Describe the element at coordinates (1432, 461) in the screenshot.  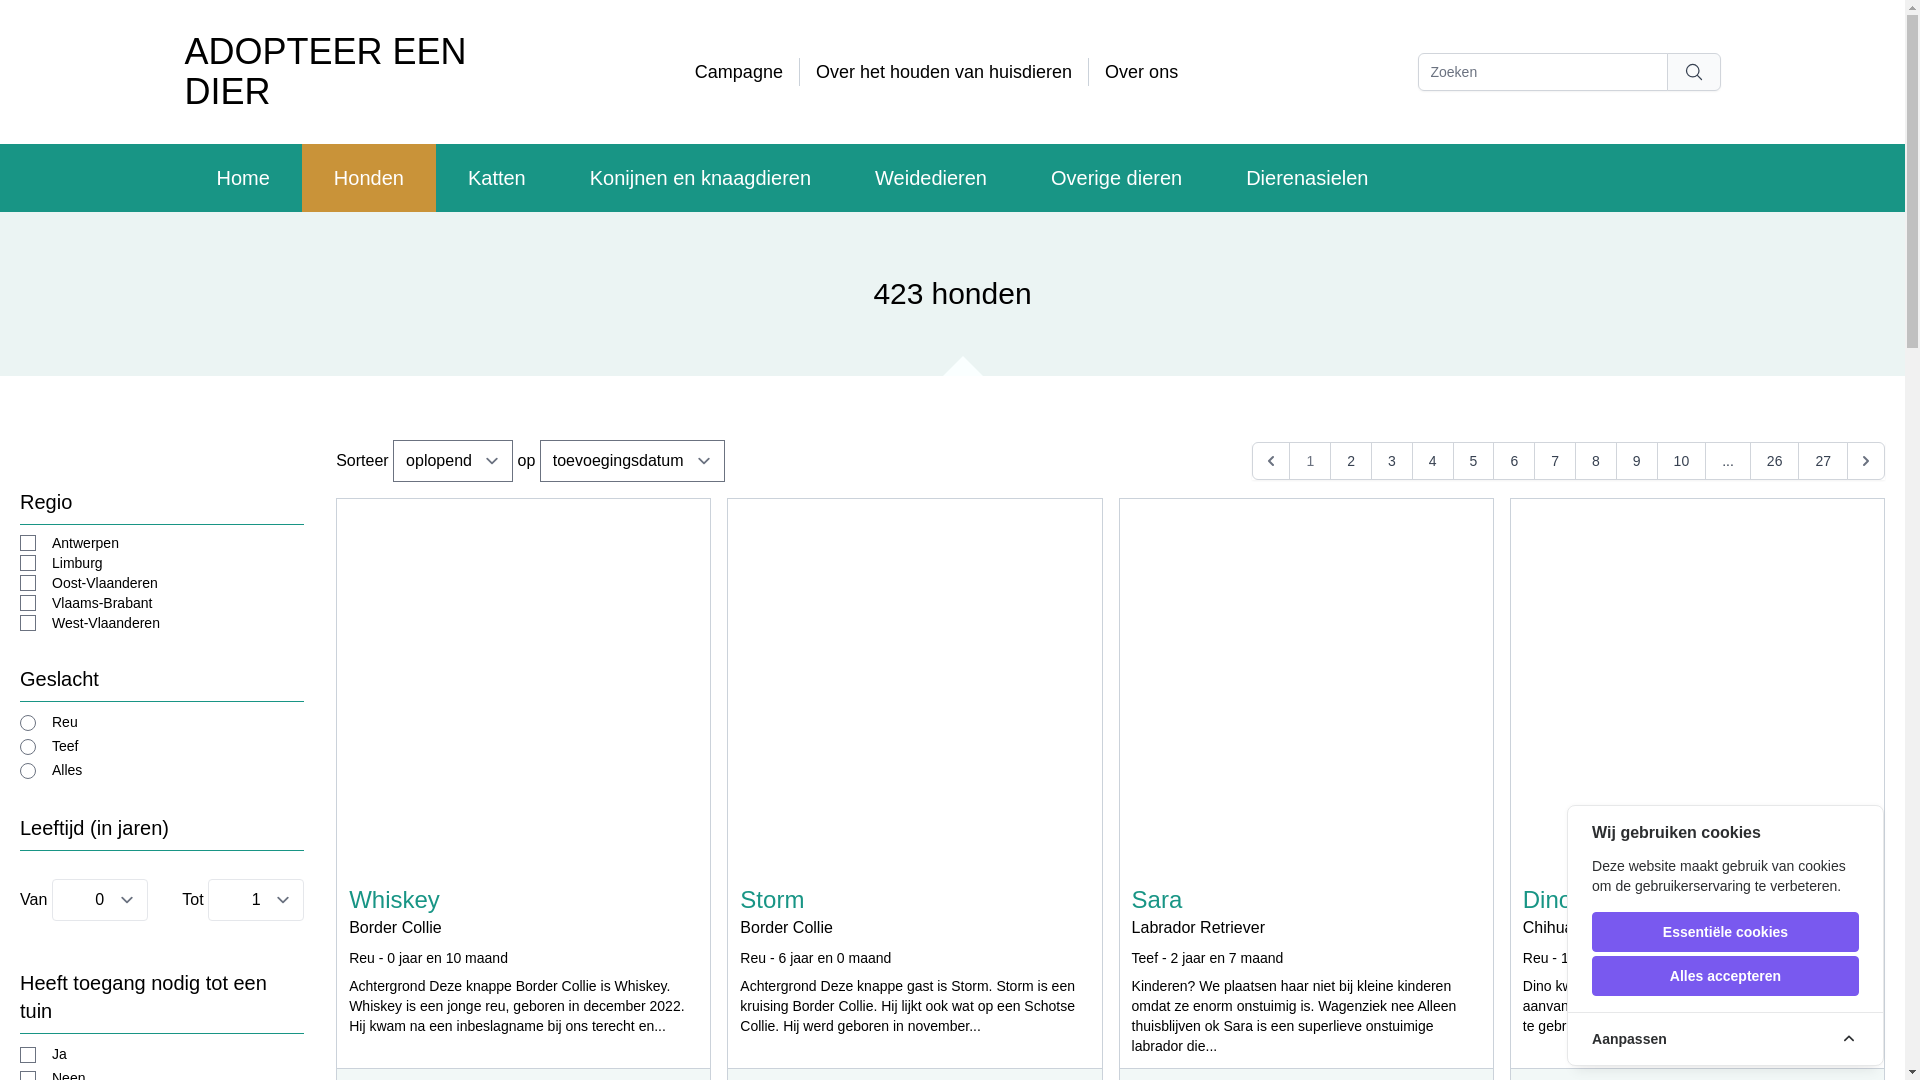
I see `'4'` at that location.